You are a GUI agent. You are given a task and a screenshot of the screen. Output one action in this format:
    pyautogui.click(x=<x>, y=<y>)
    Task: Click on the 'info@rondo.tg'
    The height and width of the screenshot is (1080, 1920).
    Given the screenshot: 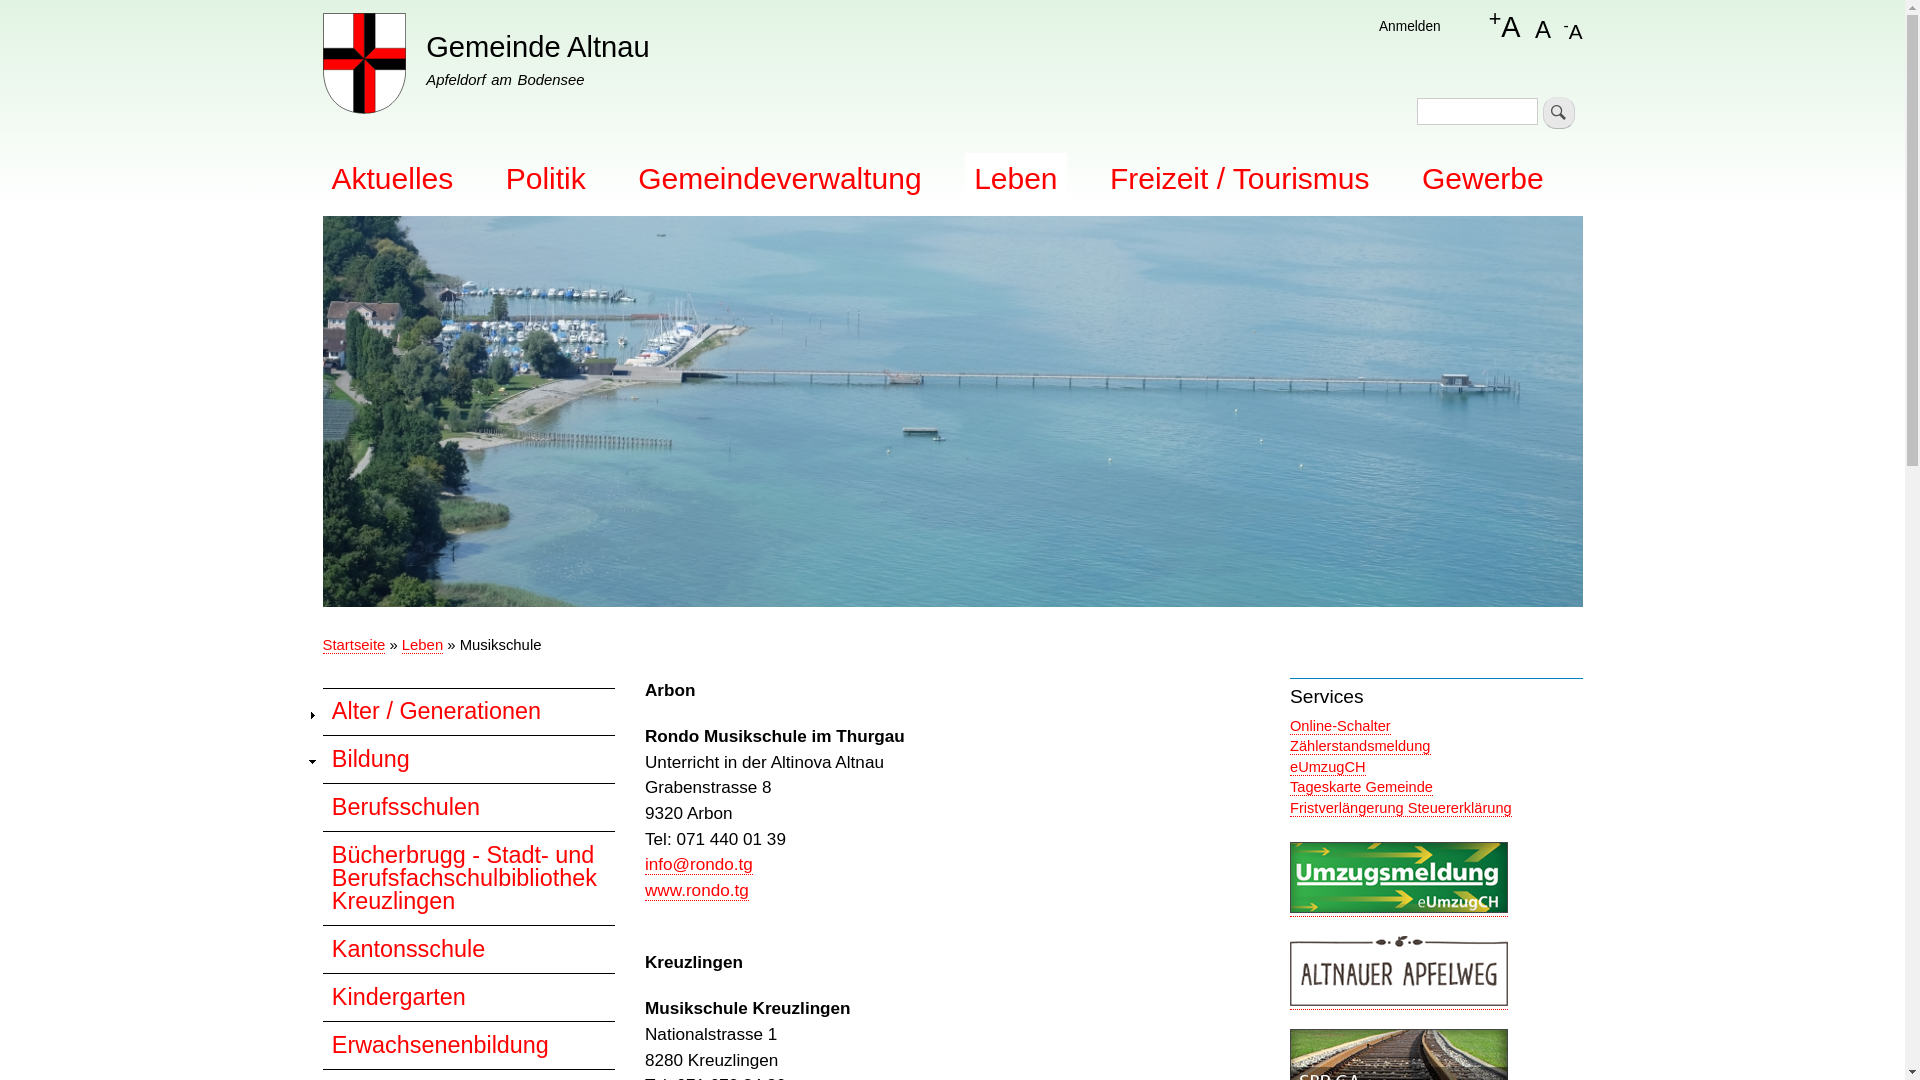 What is the action you would take?
    pyautogui.click(x=644, y=863)
    